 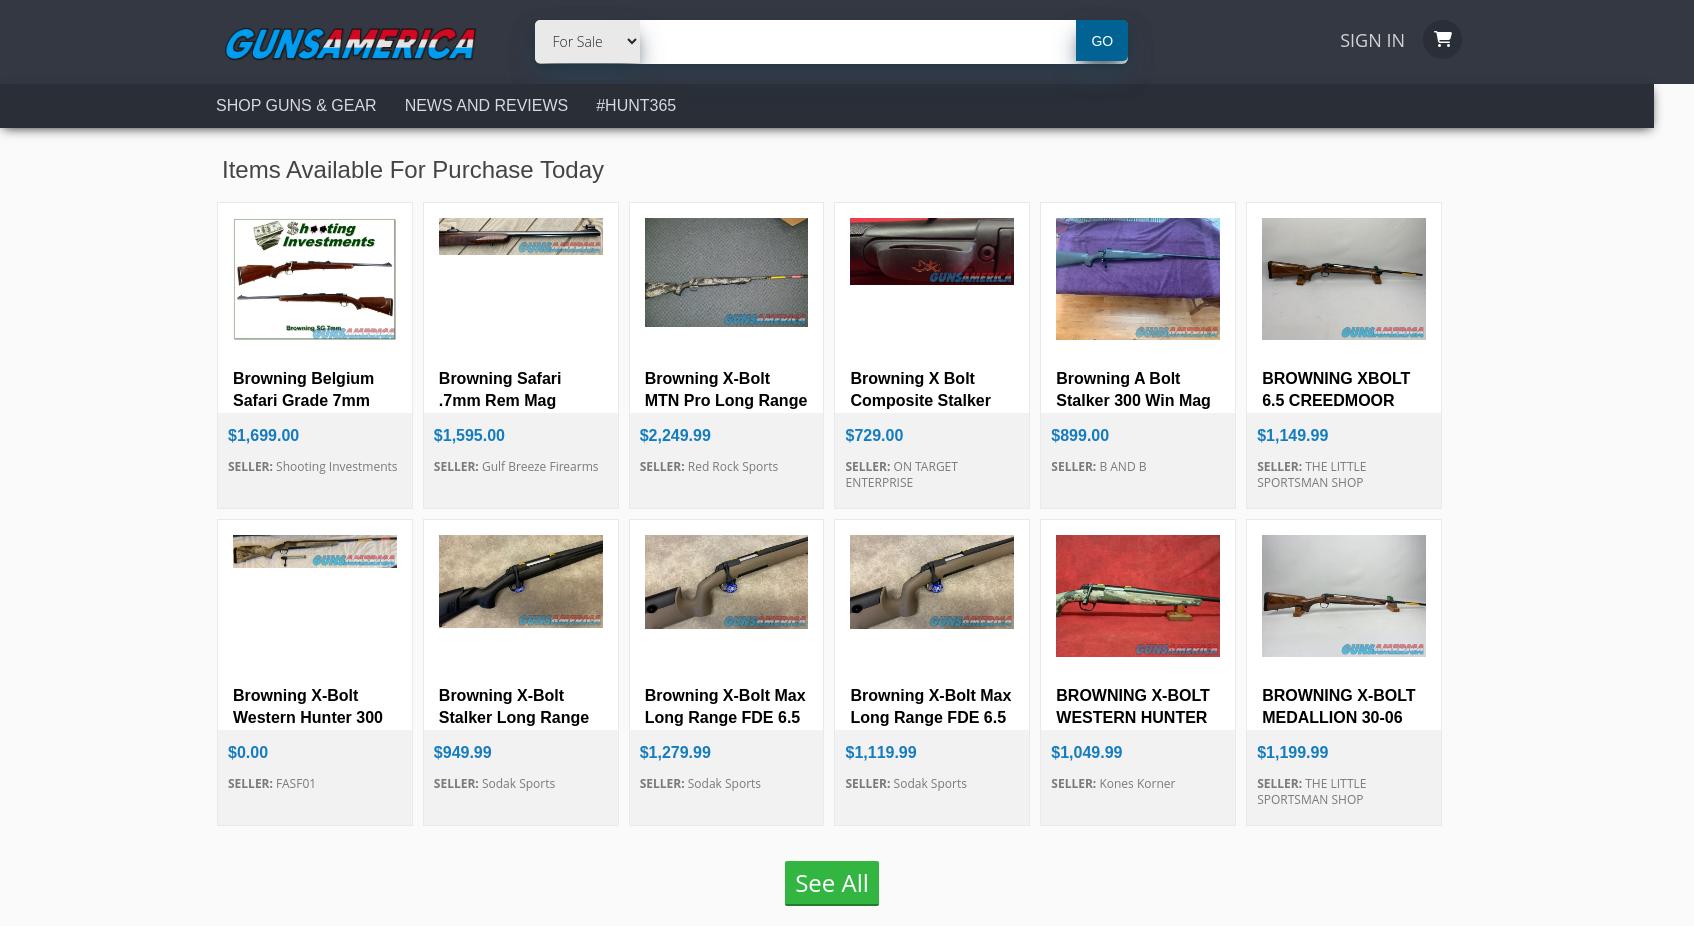 What do you see at coordinates (1335, 389) in the screenshot?
I see `'BROWNING XBOLT 6.5 CREEDMOOR'` at bounding box center [1335, 389].